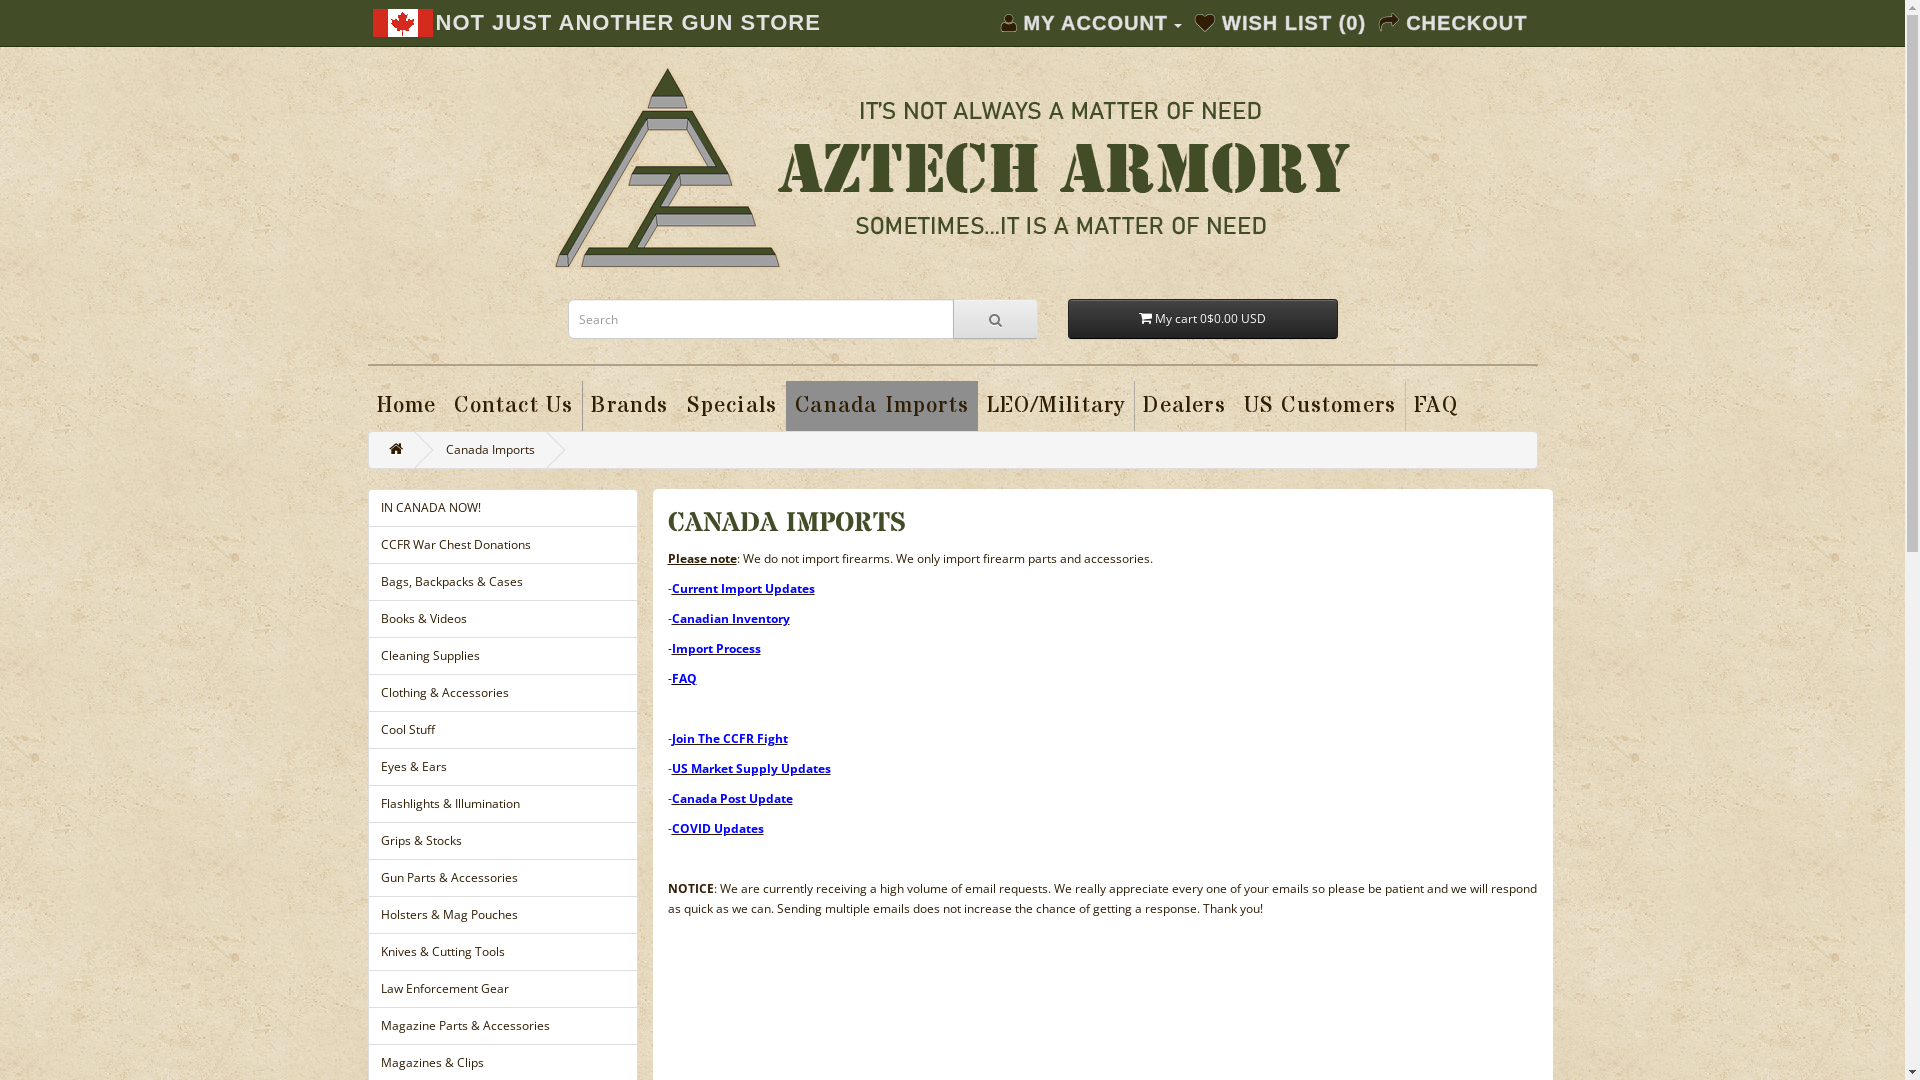 The width and height of the screenshot is (1920, 1080). Describe the element at coordinates (503, 802) in the screenshot. I see `'Flashlights & Illumination'` at that location.